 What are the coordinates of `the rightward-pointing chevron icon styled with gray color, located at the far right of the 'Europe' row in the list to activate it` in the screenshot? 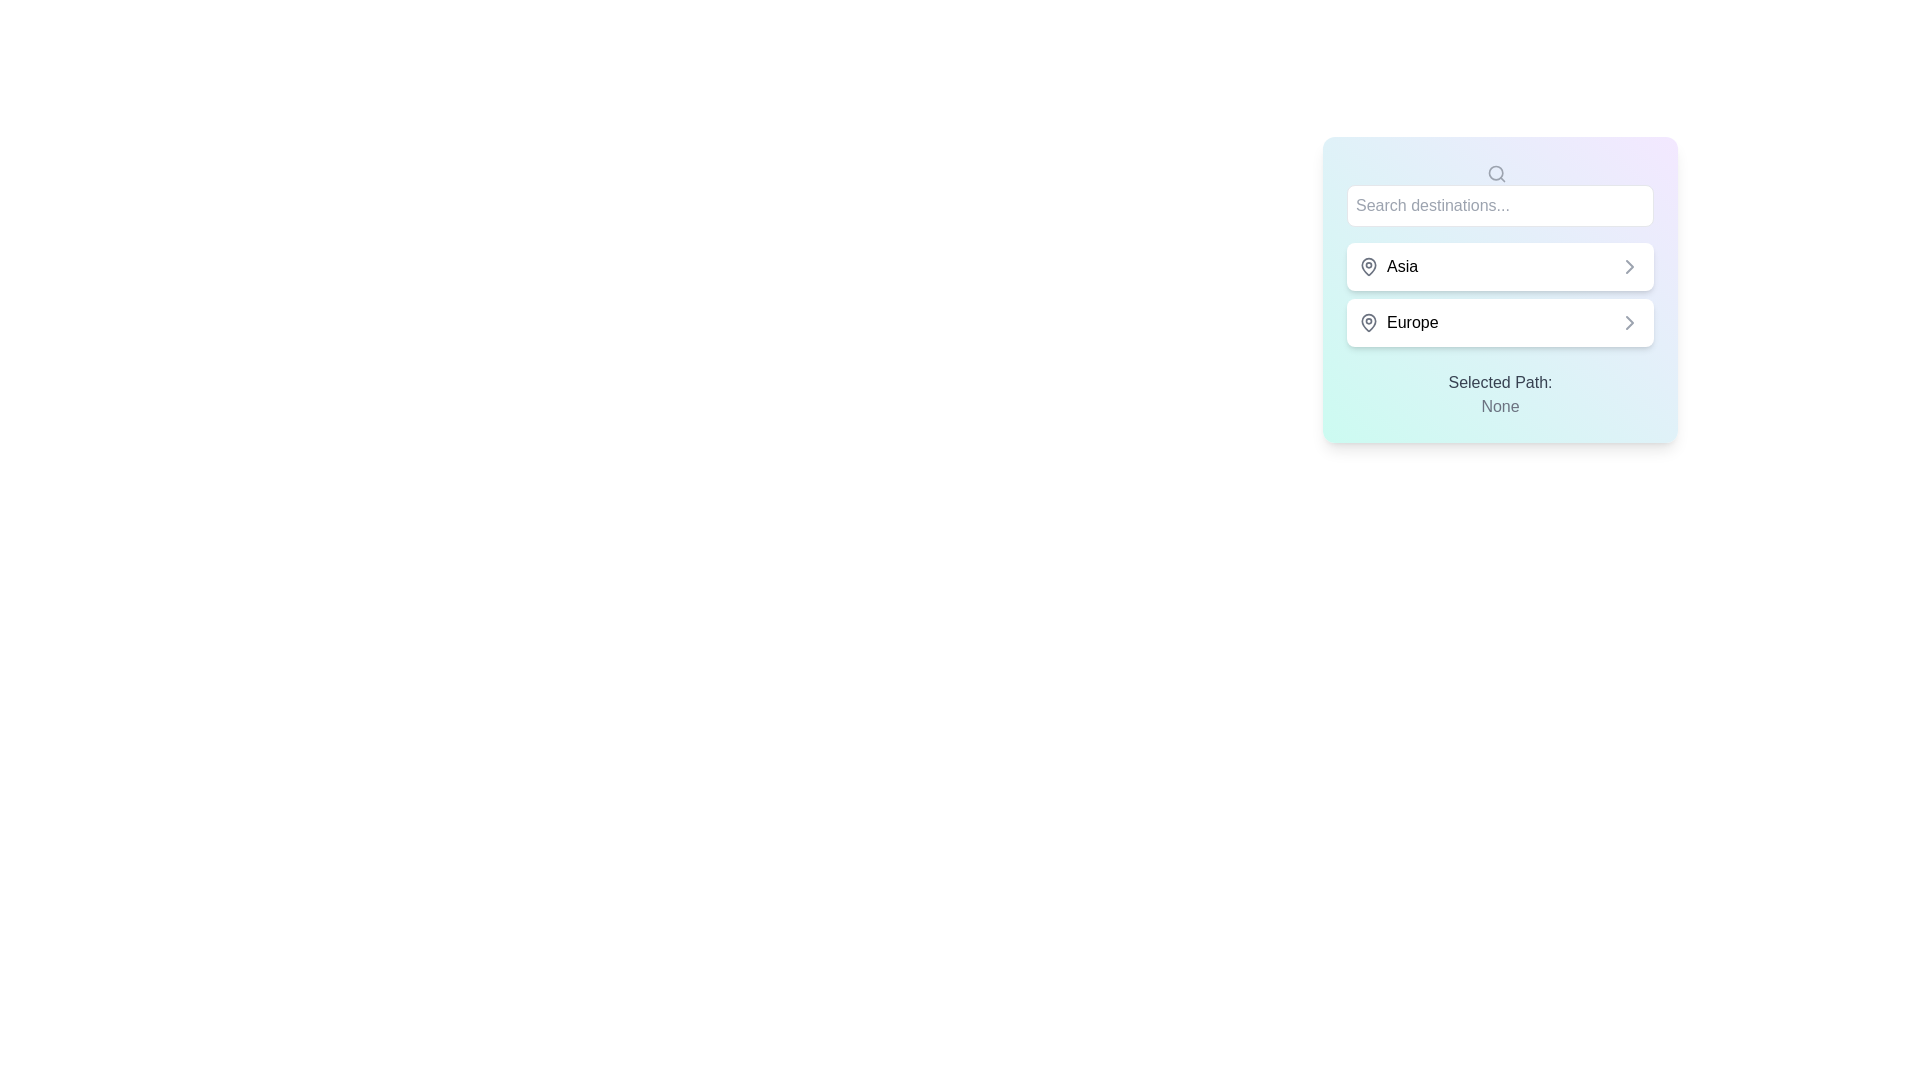 It's located at (1630, 322).